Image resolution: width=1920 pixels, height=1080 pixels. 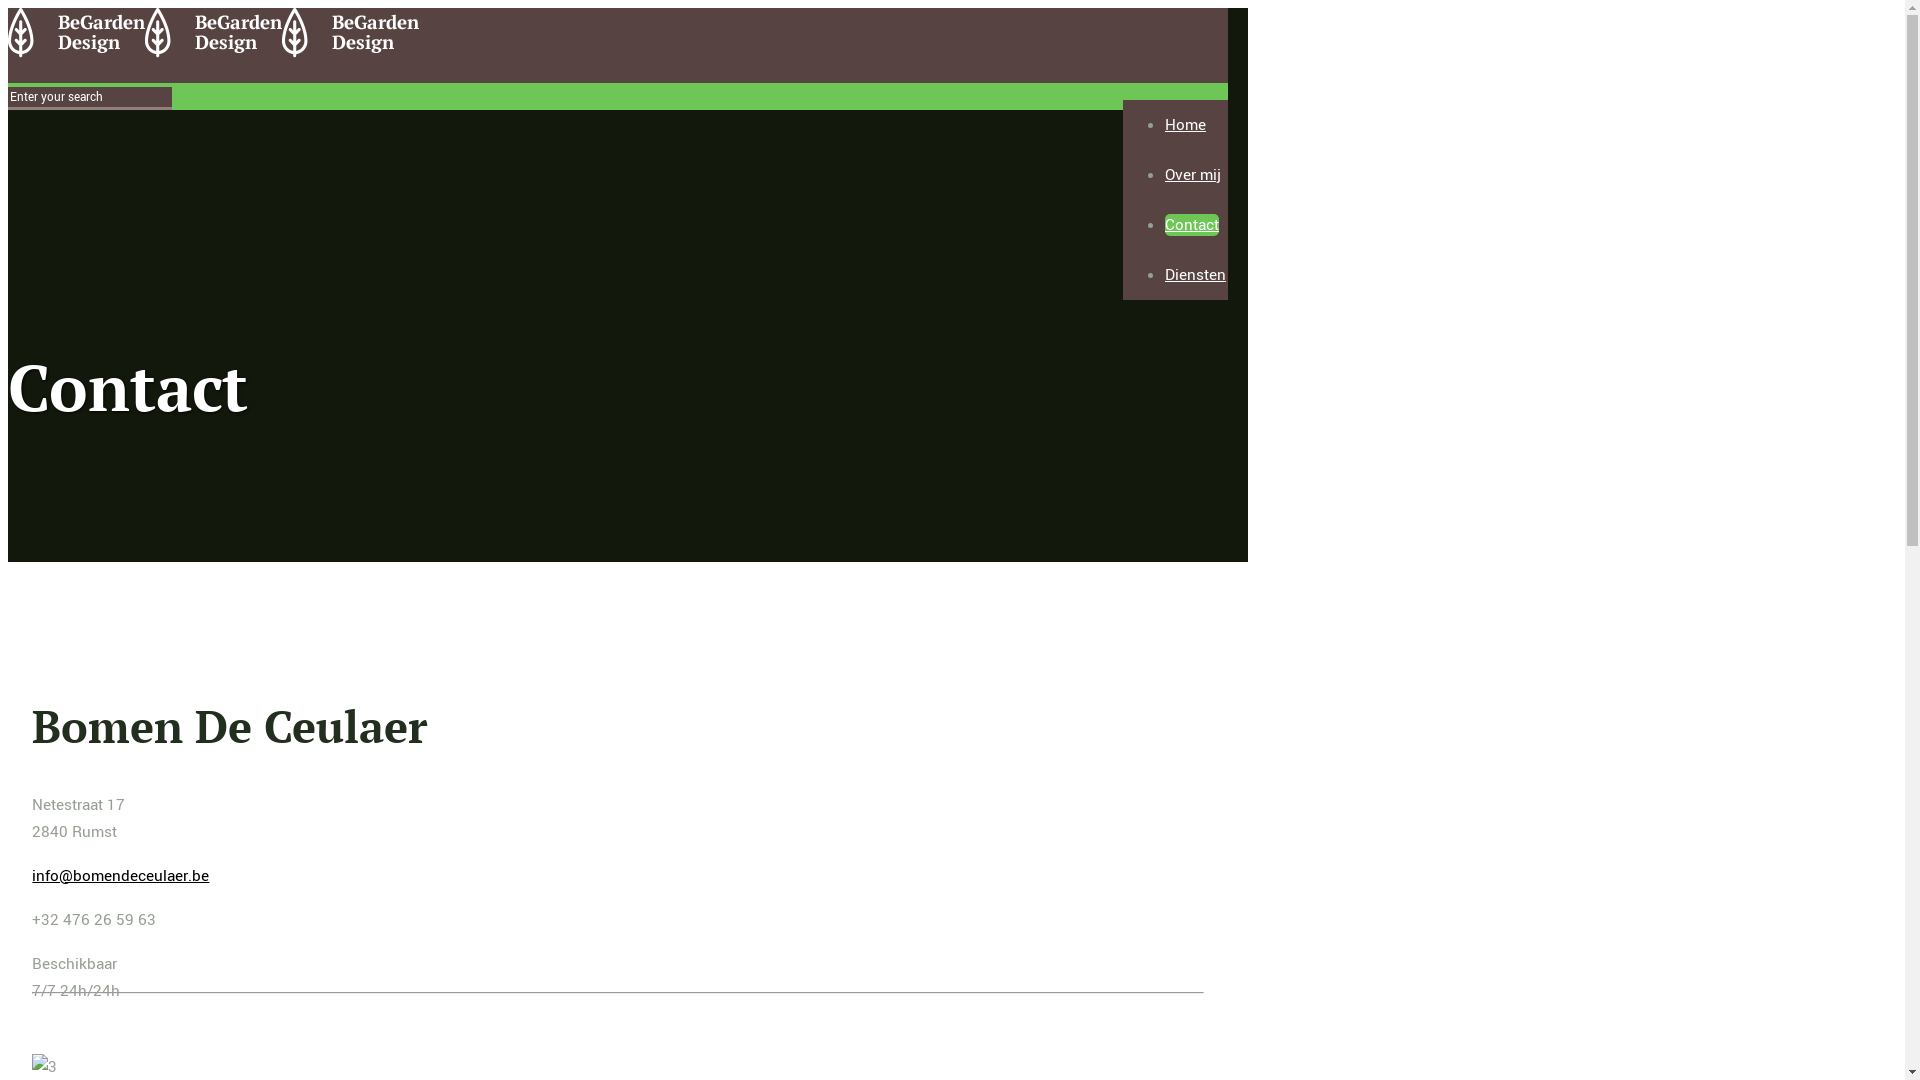 I want to click on 'Bomen De Ceulaer', so click(x=213, y=52).